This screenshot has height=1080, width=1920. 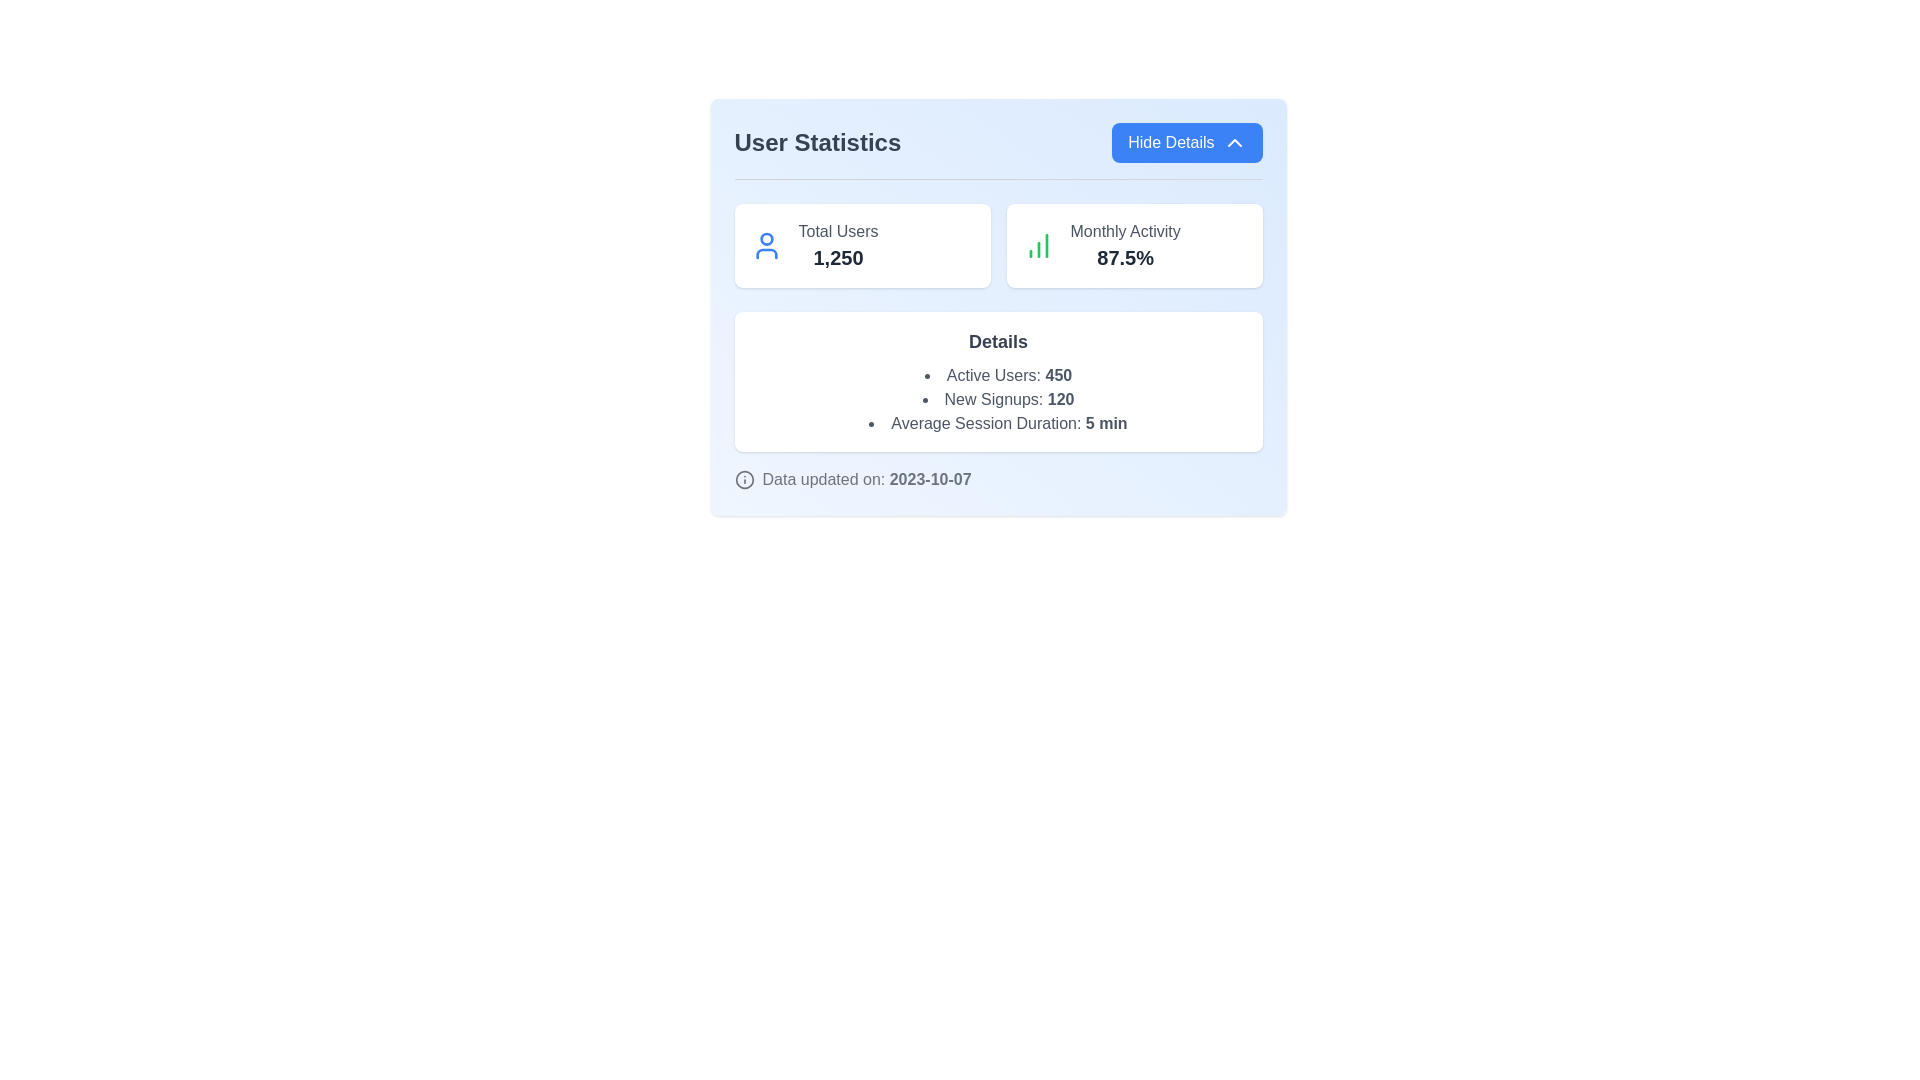 What do you see at coordinates (1038, 245) in the screenshot?
I see `the green column chart SVG icon representing the 'Monthly Activity' with a percentage value of '87.5%', located below the 'Hide Details' button and to the right of the 'Total Users' section` at bounding box center [1038, 245].